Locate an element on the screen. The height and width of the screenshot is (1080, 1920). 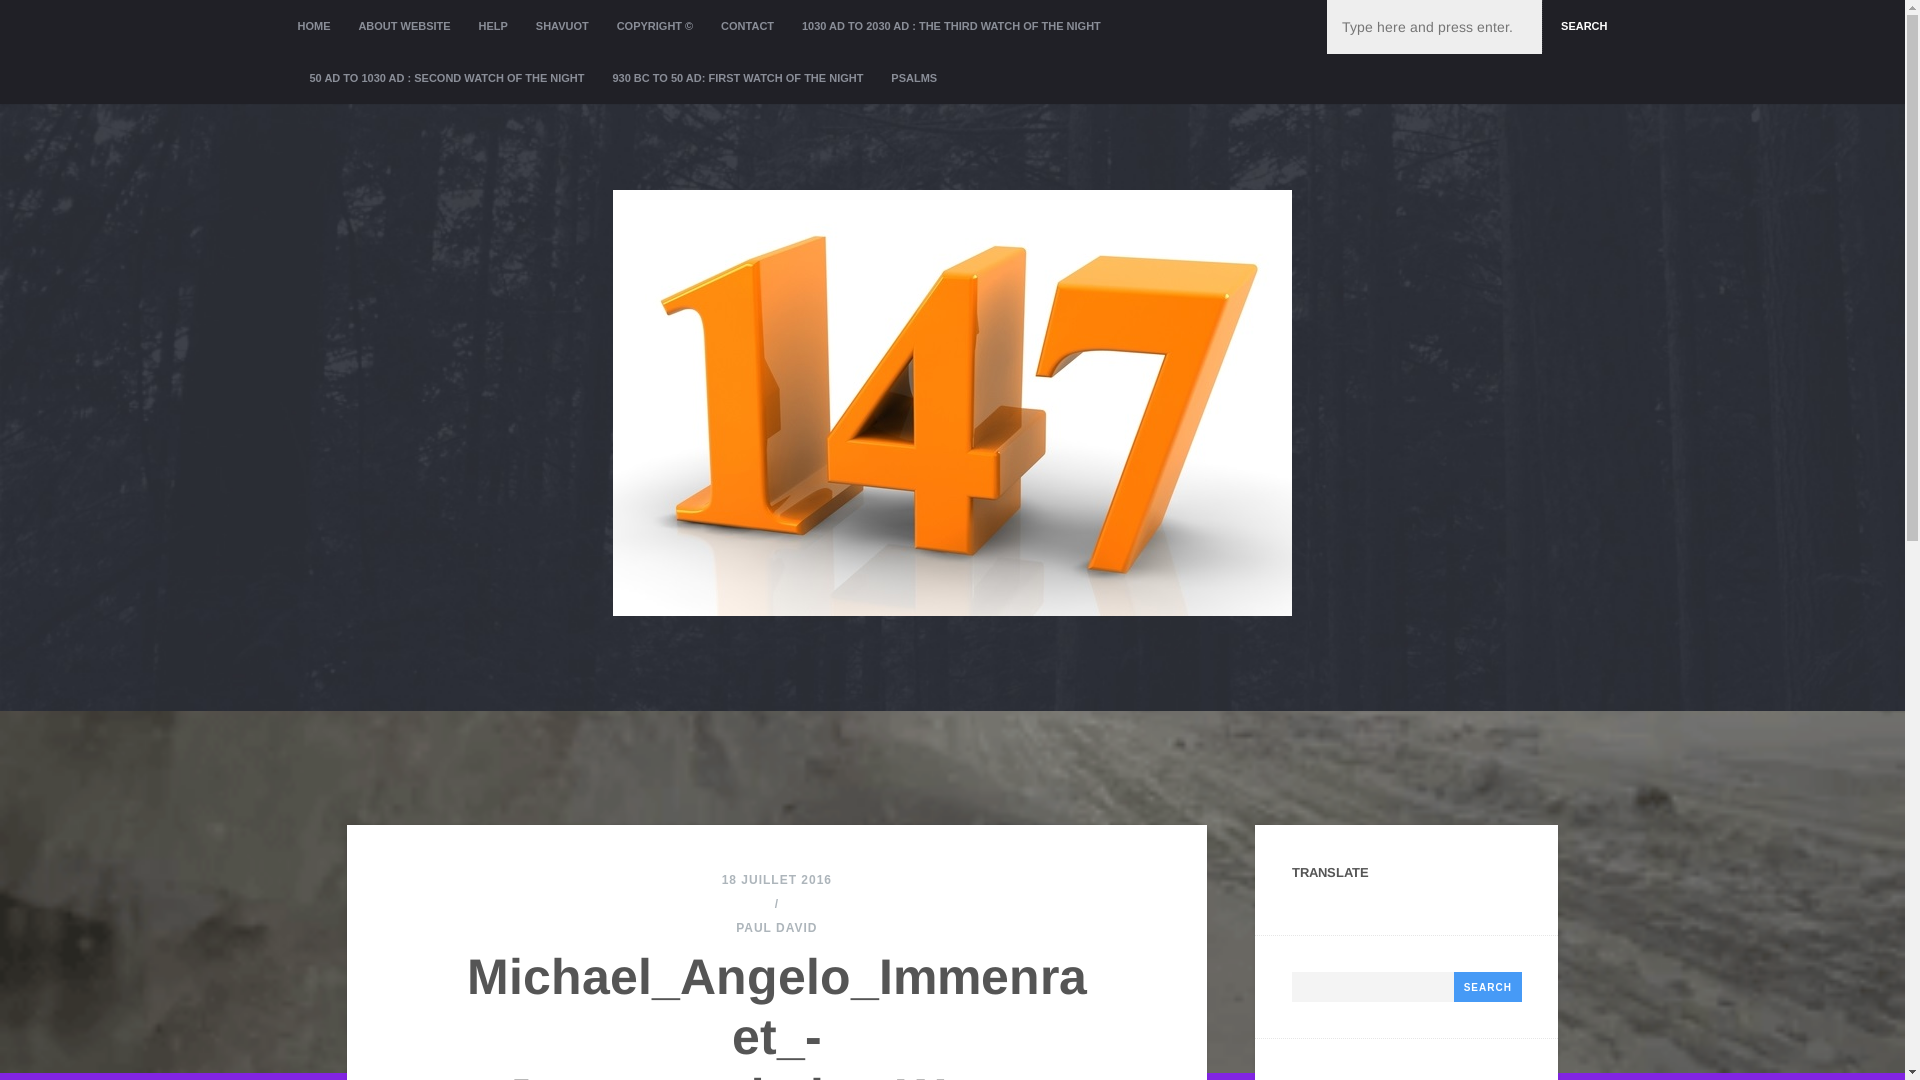
'PSALMS' is located at coordinates (912, 76).